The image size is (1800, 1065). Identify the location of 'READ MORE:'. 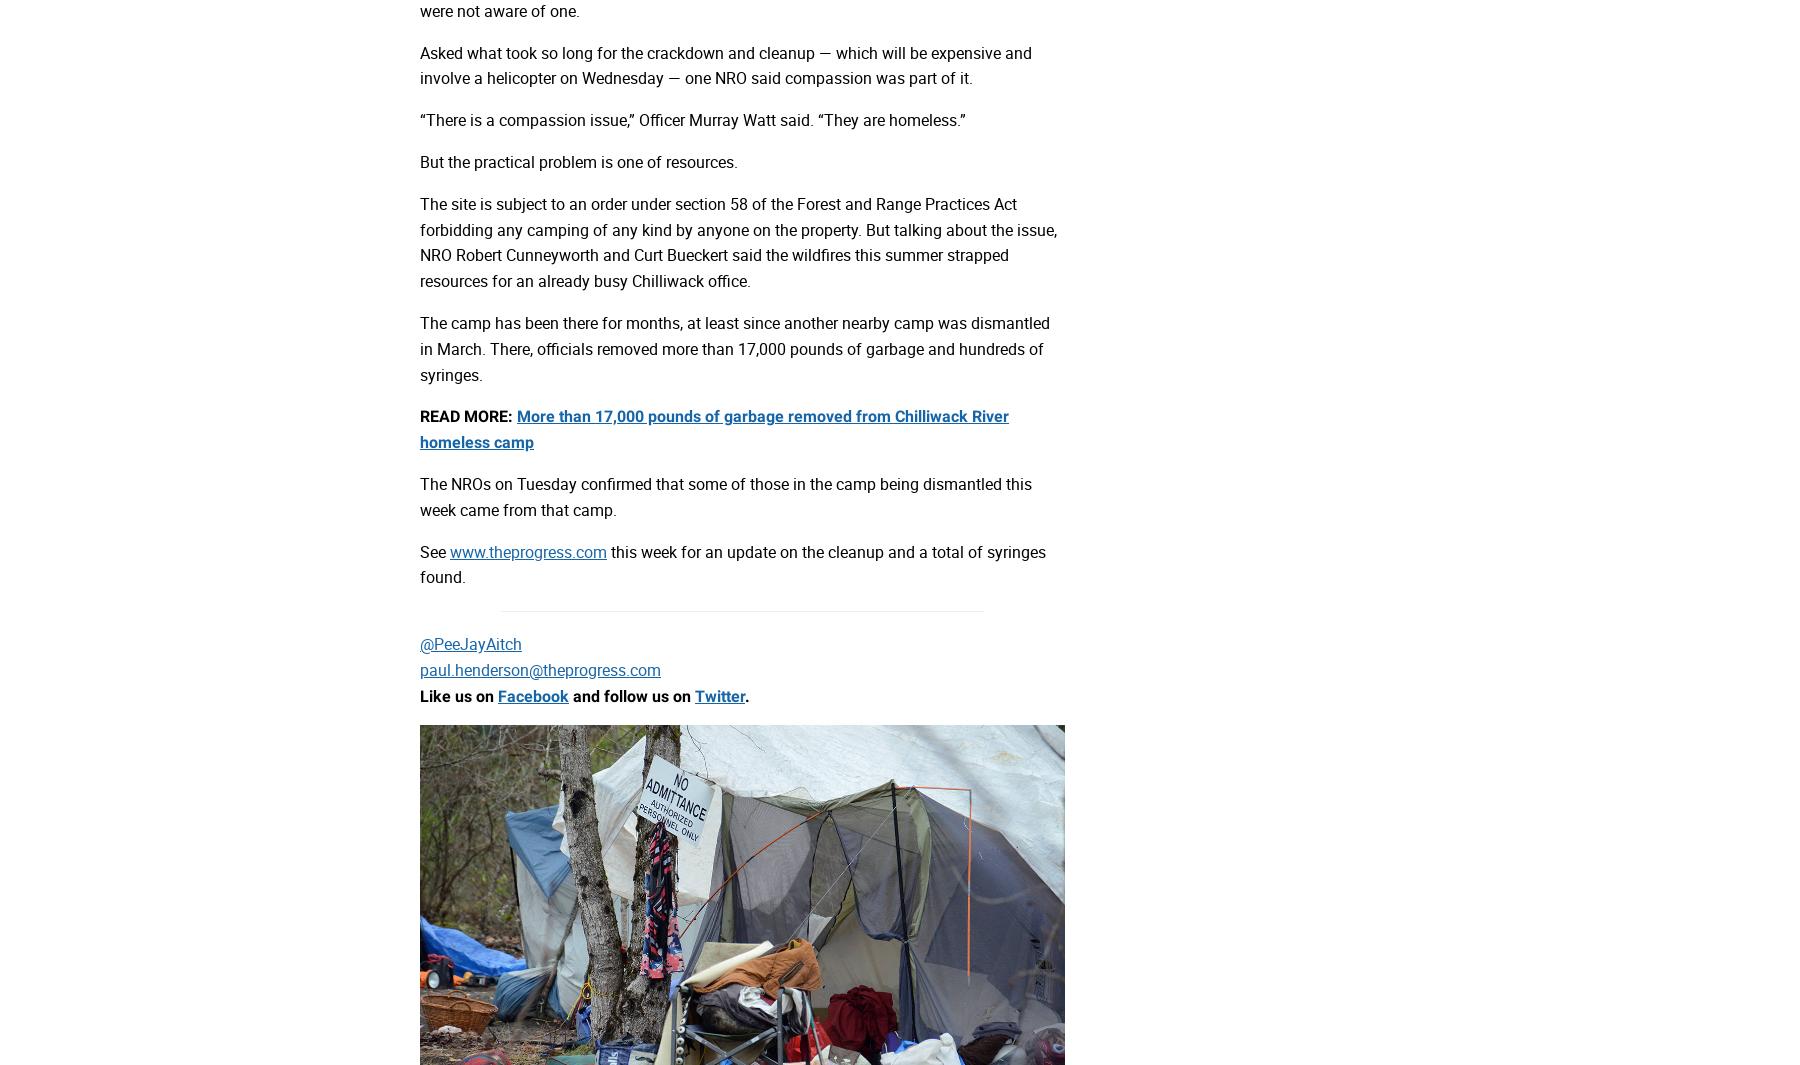
(467, 415).